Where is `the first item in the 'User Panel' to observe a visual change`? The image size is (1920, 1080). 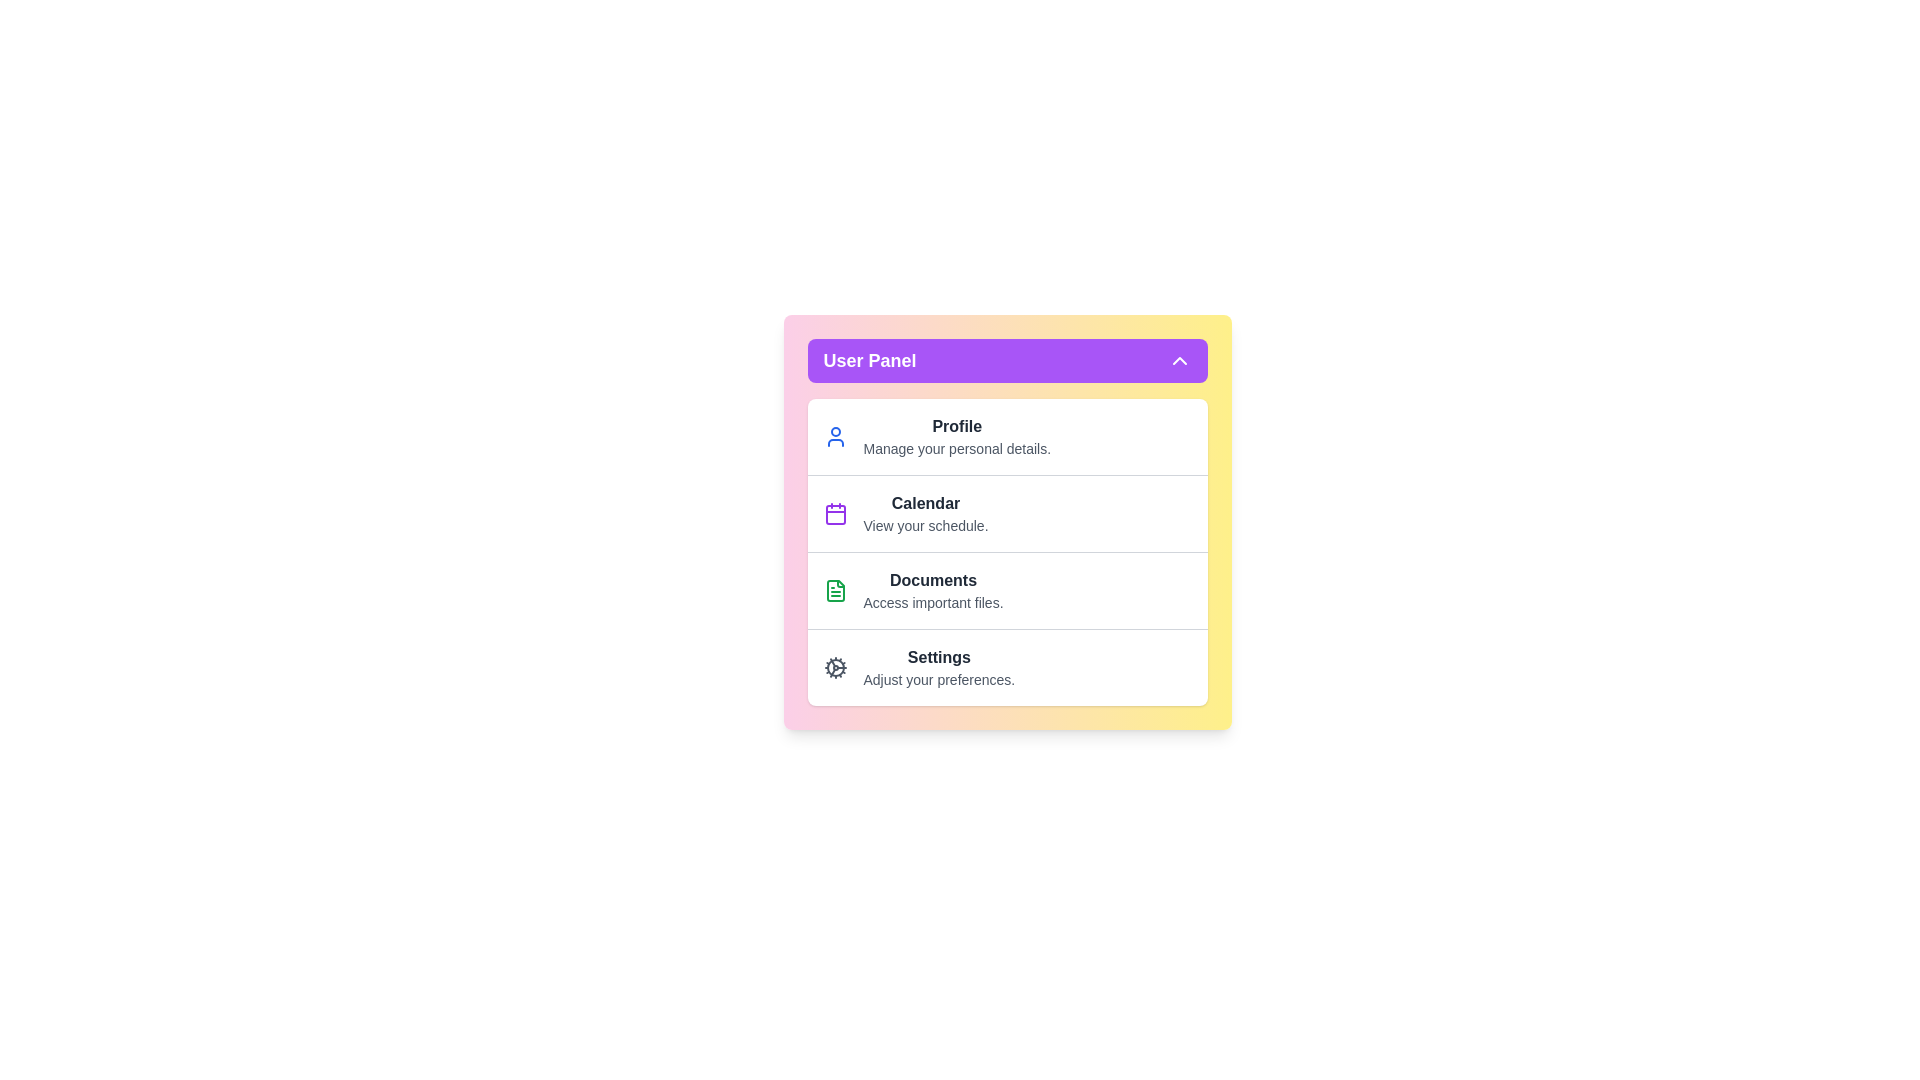
the first item in the 'User Panel' to observe a visual change is located at coordinates (1007, 435).